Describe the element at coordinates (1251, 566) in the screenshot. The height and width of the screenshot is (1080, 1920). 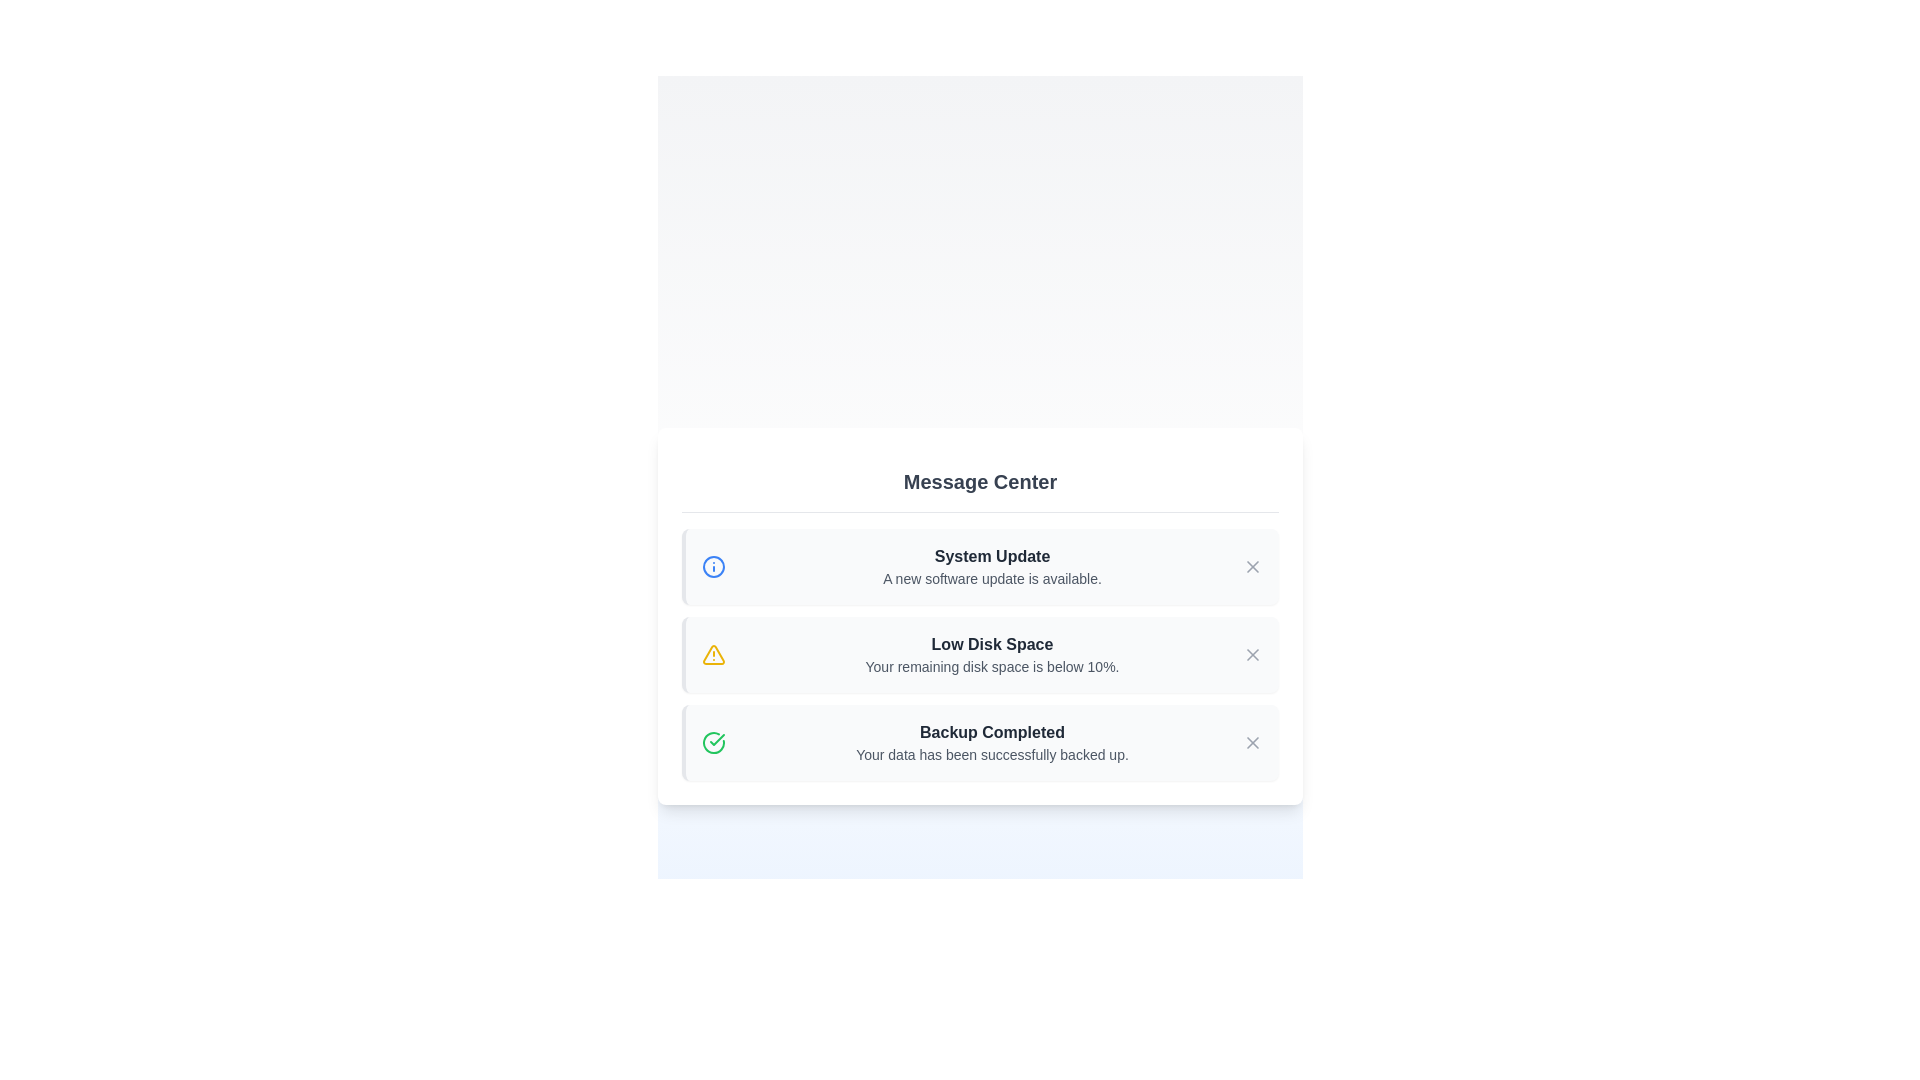
I see `the 'X' shaped button on the right side of the 'System Update' bar in the 'Message Center'` at that location.